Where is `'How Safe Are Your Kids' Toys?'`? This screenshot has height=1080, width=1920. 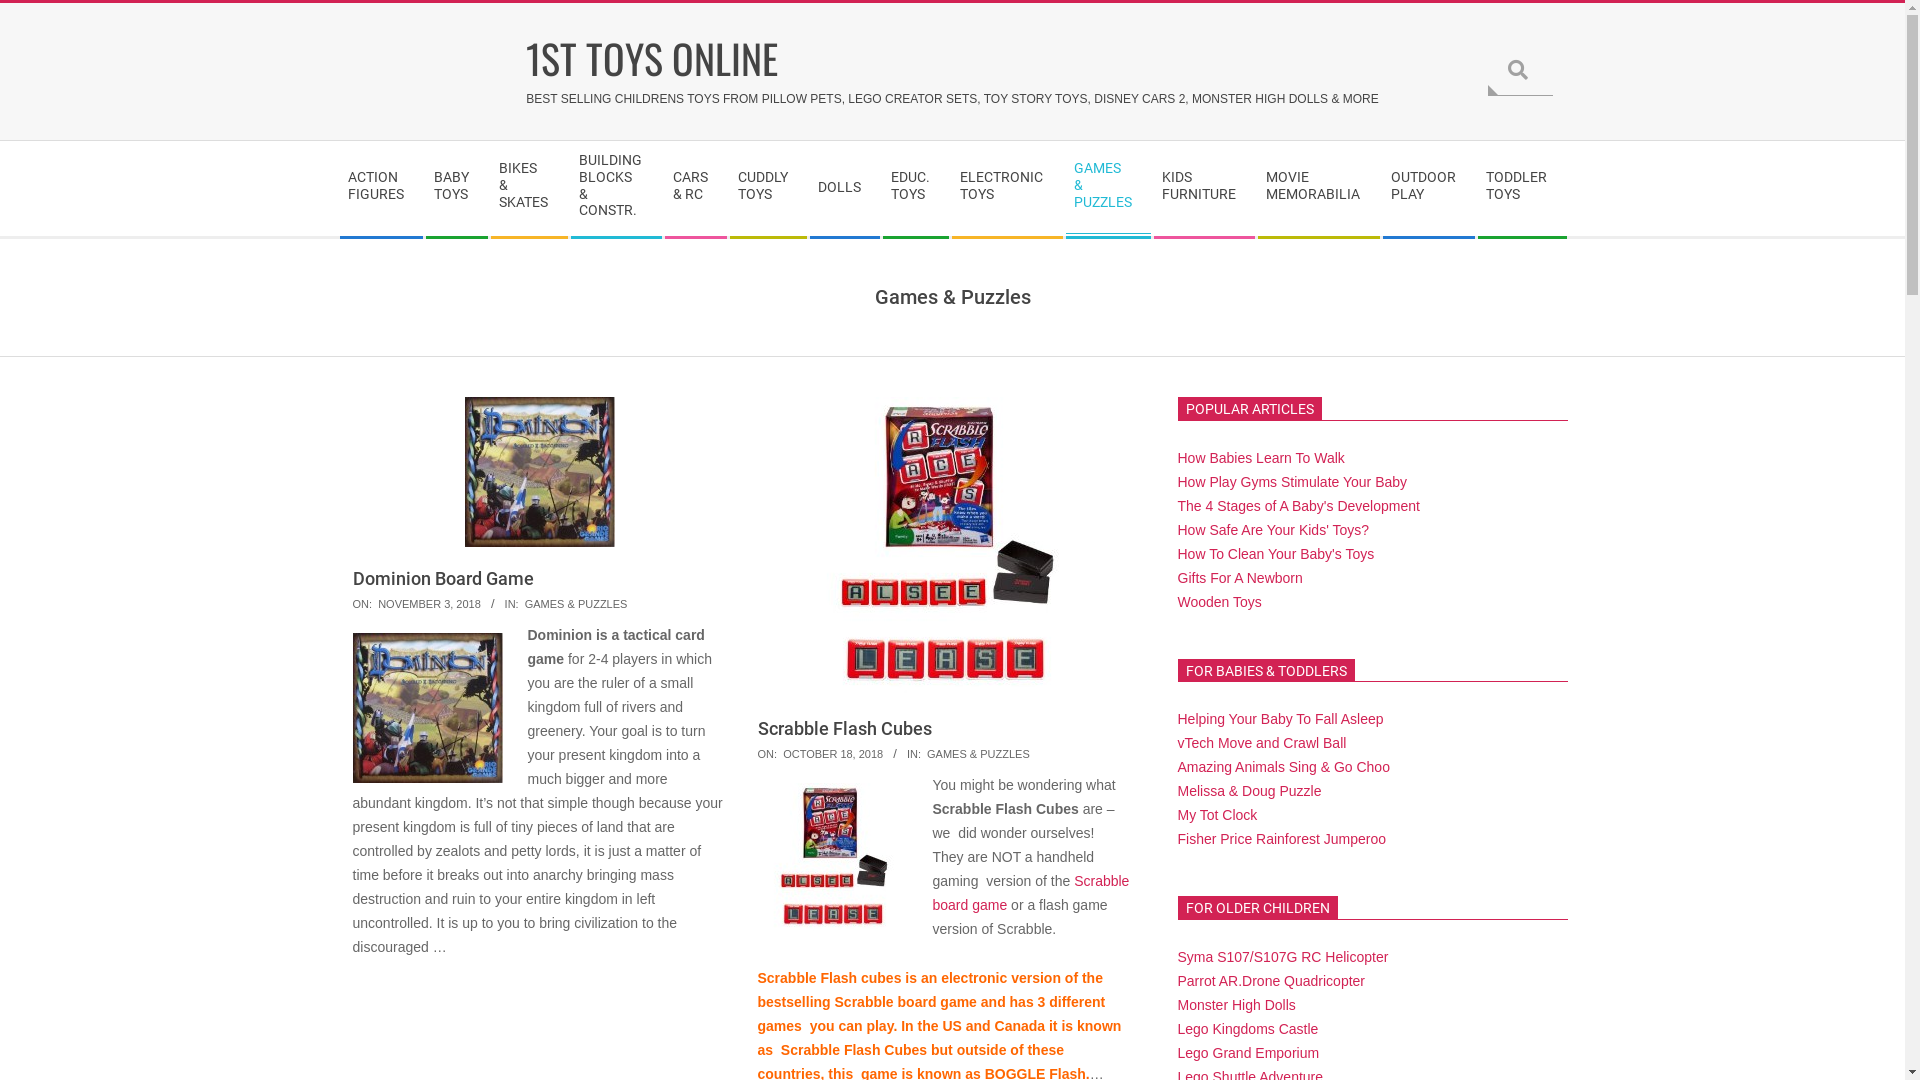
'How Safe Are Your Kids' Toys?' is located at coordinates (1272, 528).